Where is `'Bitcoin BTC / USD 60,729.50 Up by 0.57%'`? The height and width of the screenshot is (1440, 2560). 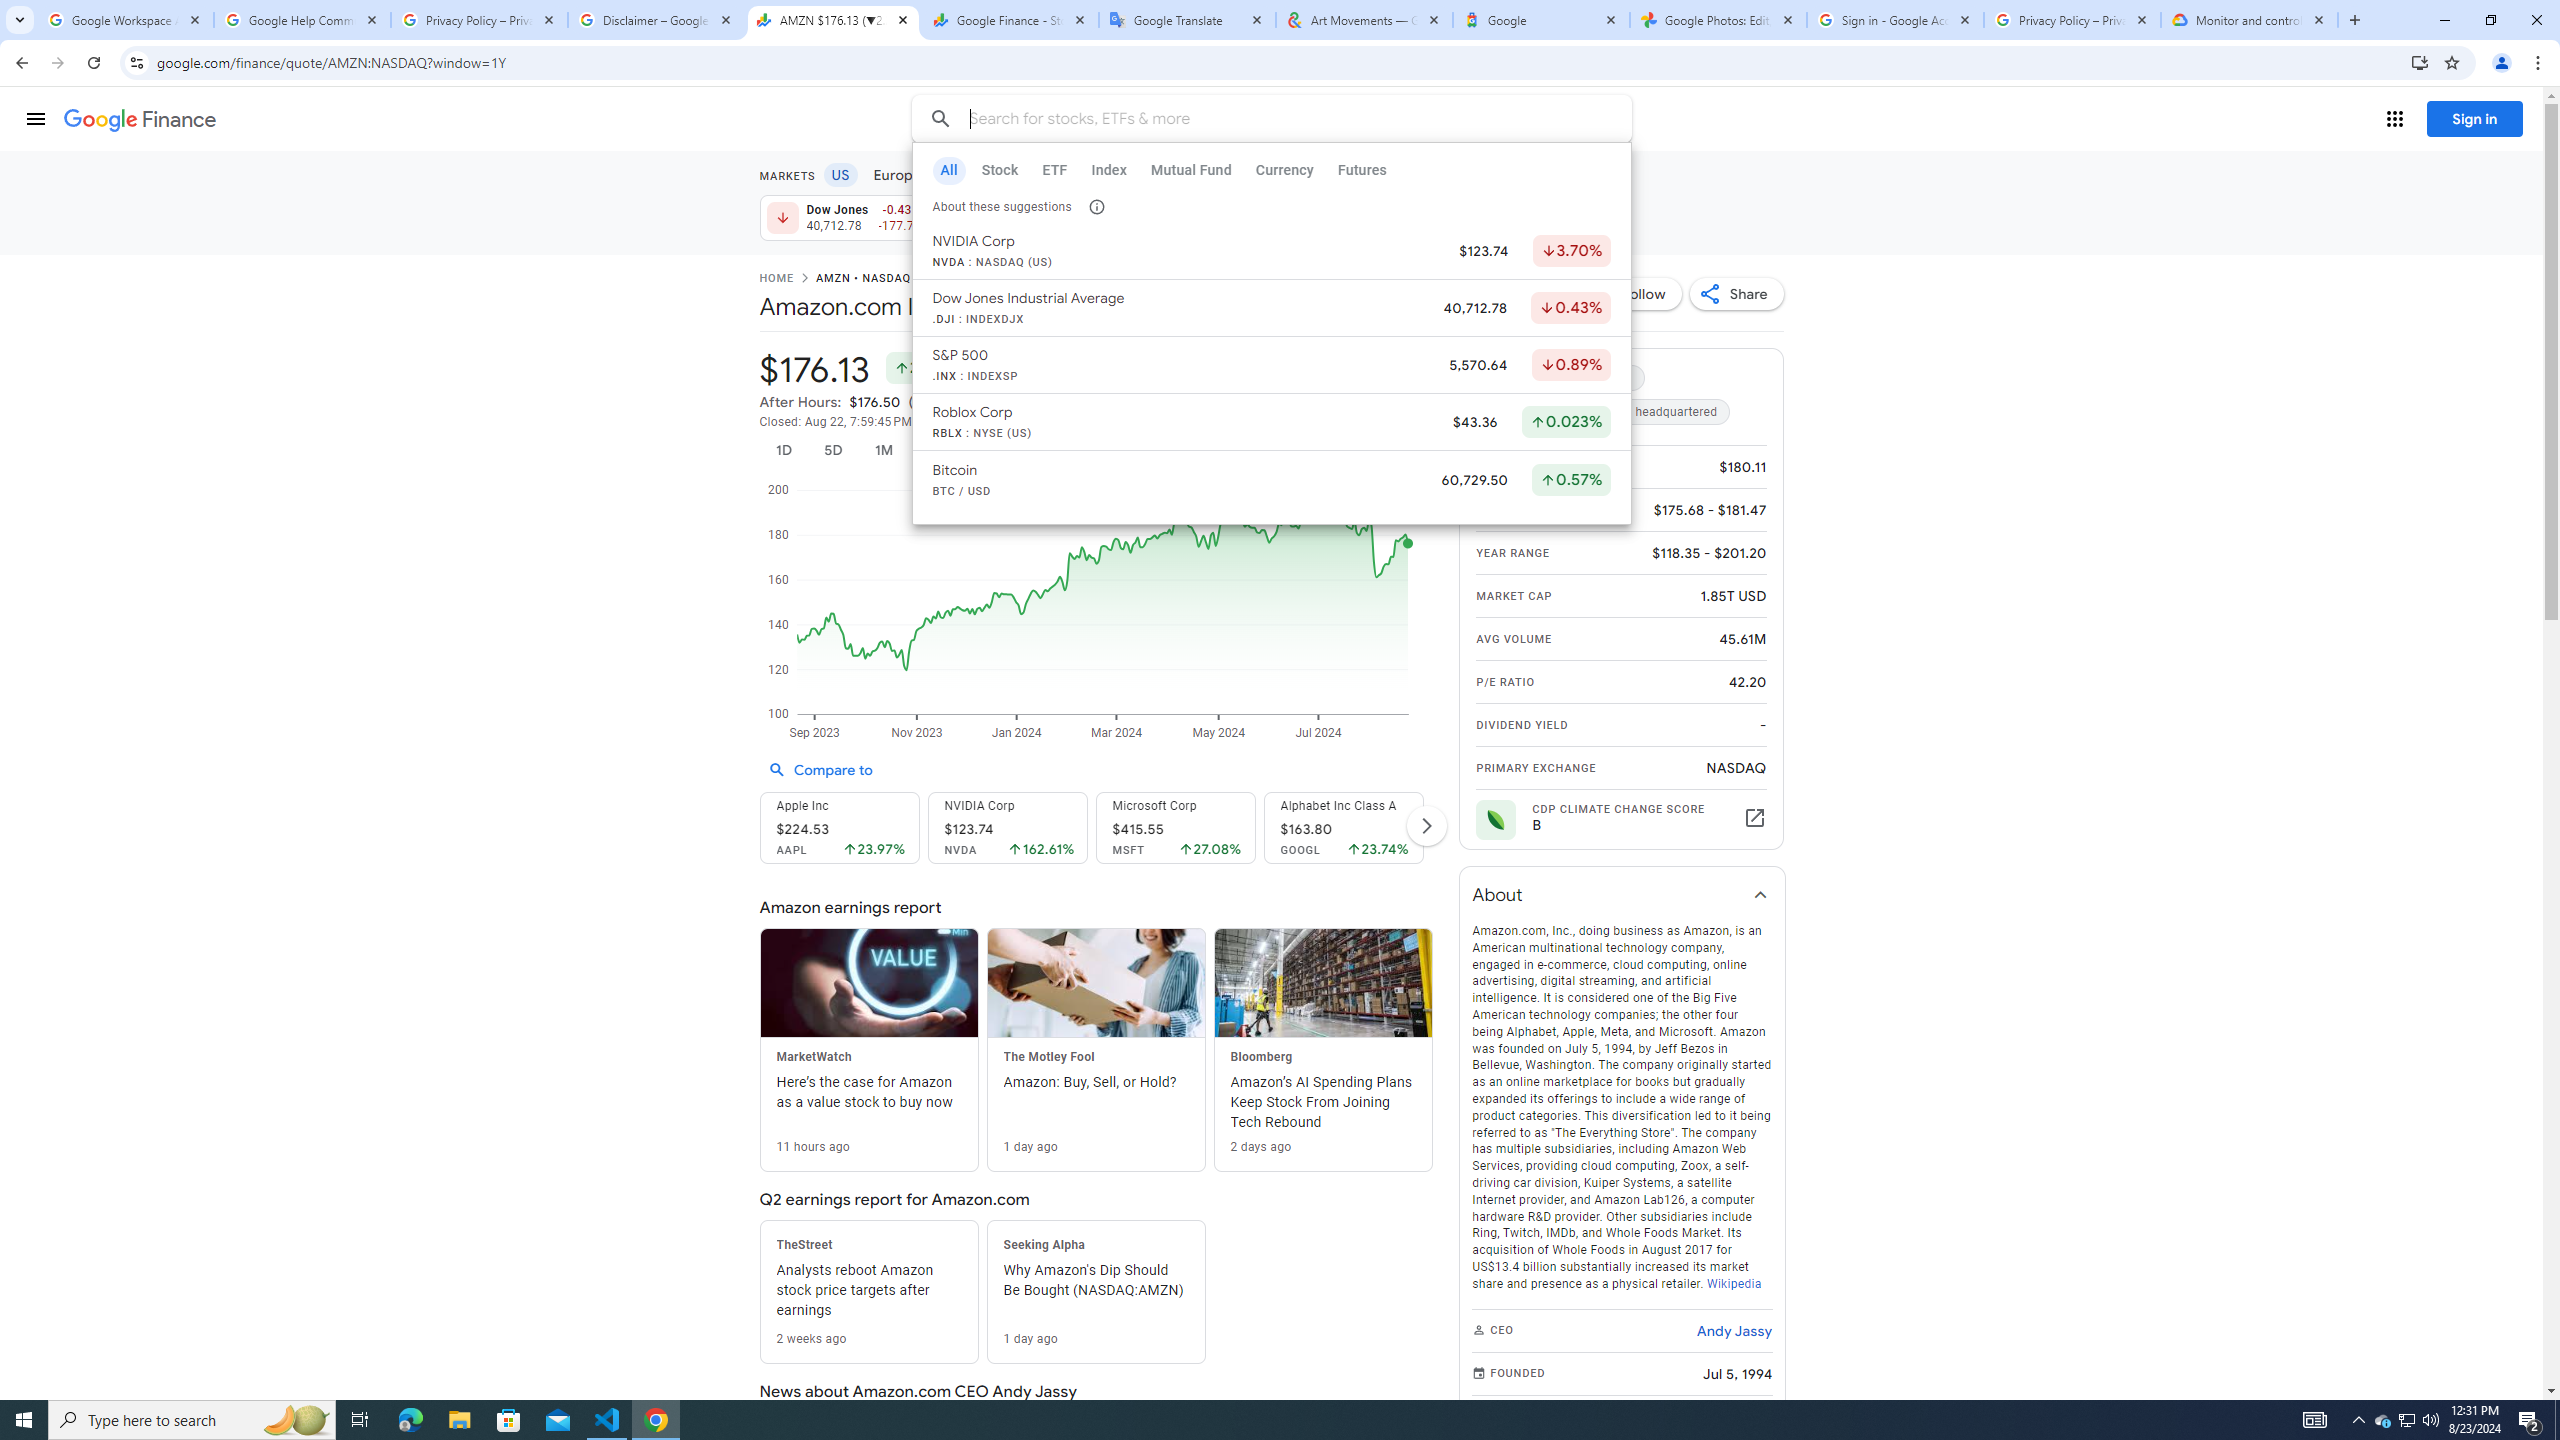
'Bitcoin BTC / USD 60,729.50 Up by 0.57%' is located at coordinates (1271, 482).